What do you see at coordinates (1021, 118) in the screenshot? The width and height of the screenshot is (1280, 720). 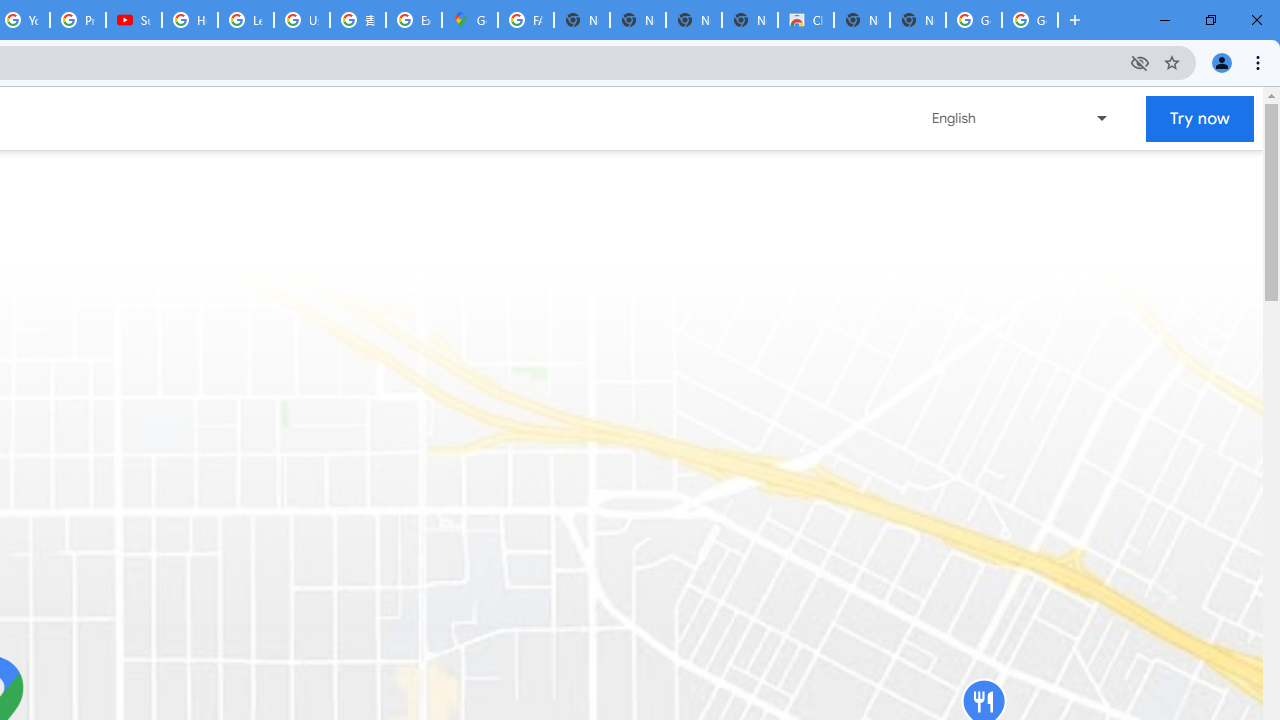 I see `'Change language or region'` at bounding box center [1021, 118].